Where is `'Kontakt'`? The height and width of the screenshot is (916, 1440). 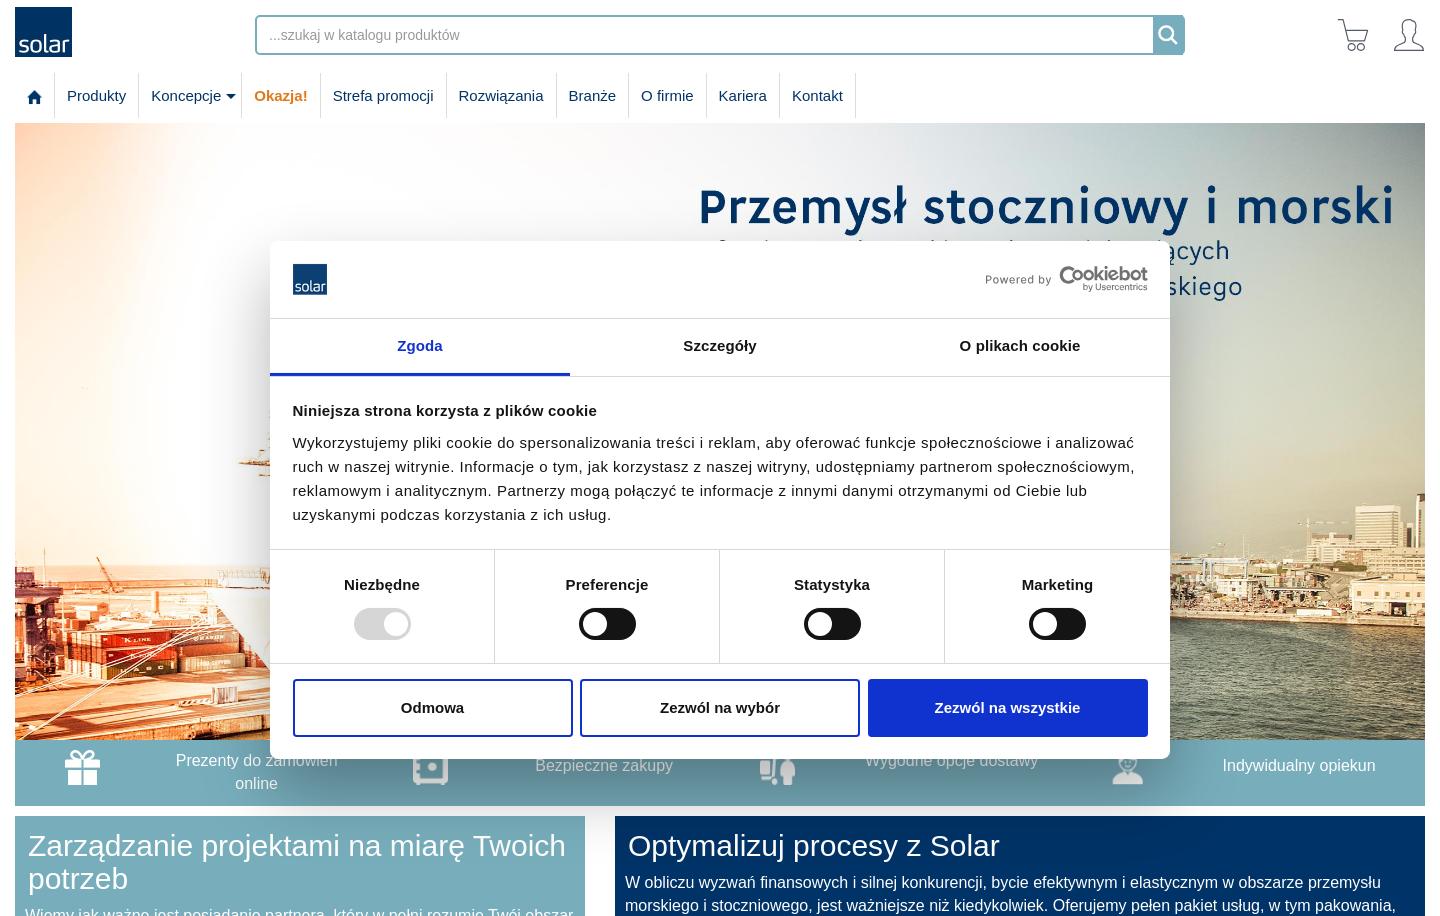
'Kontakt' is located at coordinates (816, 94).